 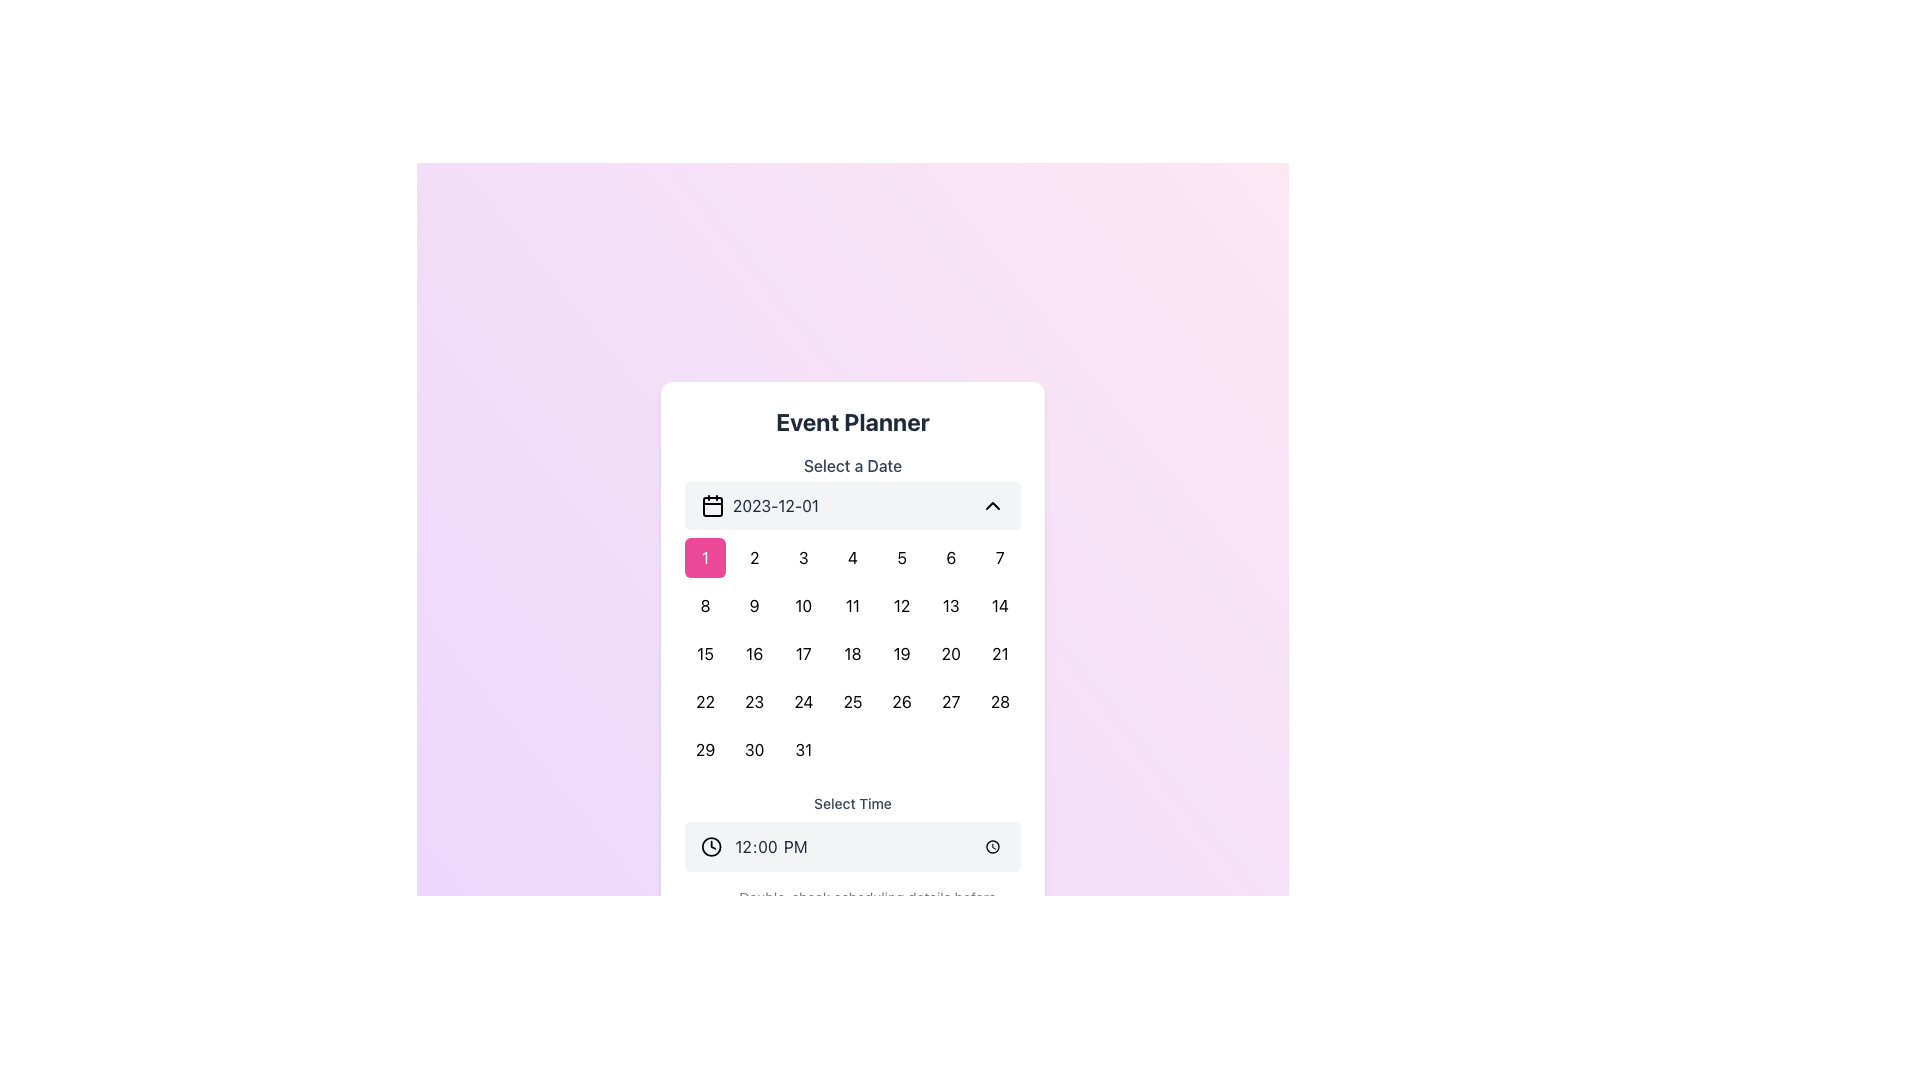 What do you see at coordinates (1000, 654) in the screenshot?
I see `the button in the calendar grid that represents the date '21'` at bounding box center [1000, 654].